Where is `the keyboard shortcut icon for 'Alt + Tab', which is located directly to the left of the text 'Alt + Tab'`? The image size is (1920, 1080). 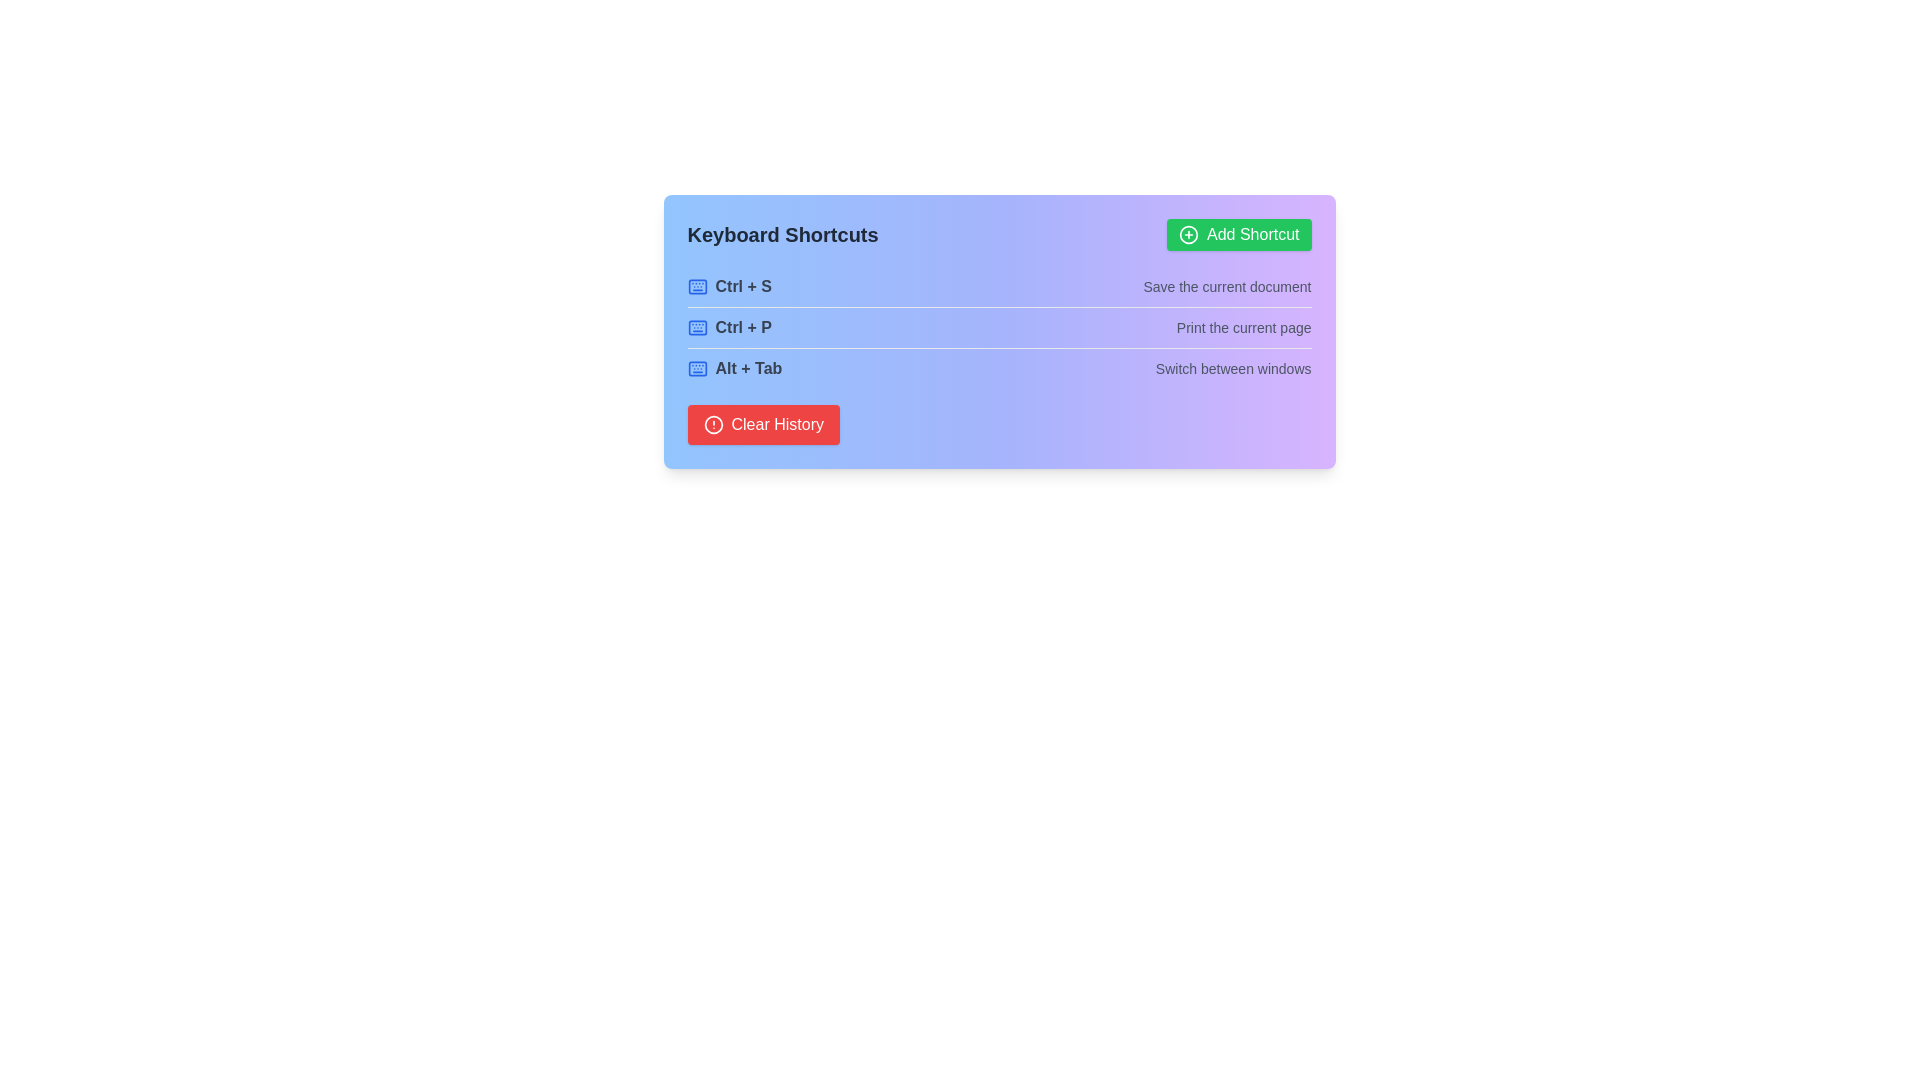
the keyboard shortcut icon for 'Alt + Tab', which is located directly to the left of the text 'Alt + Tab' is located at coordinates (697, 369).